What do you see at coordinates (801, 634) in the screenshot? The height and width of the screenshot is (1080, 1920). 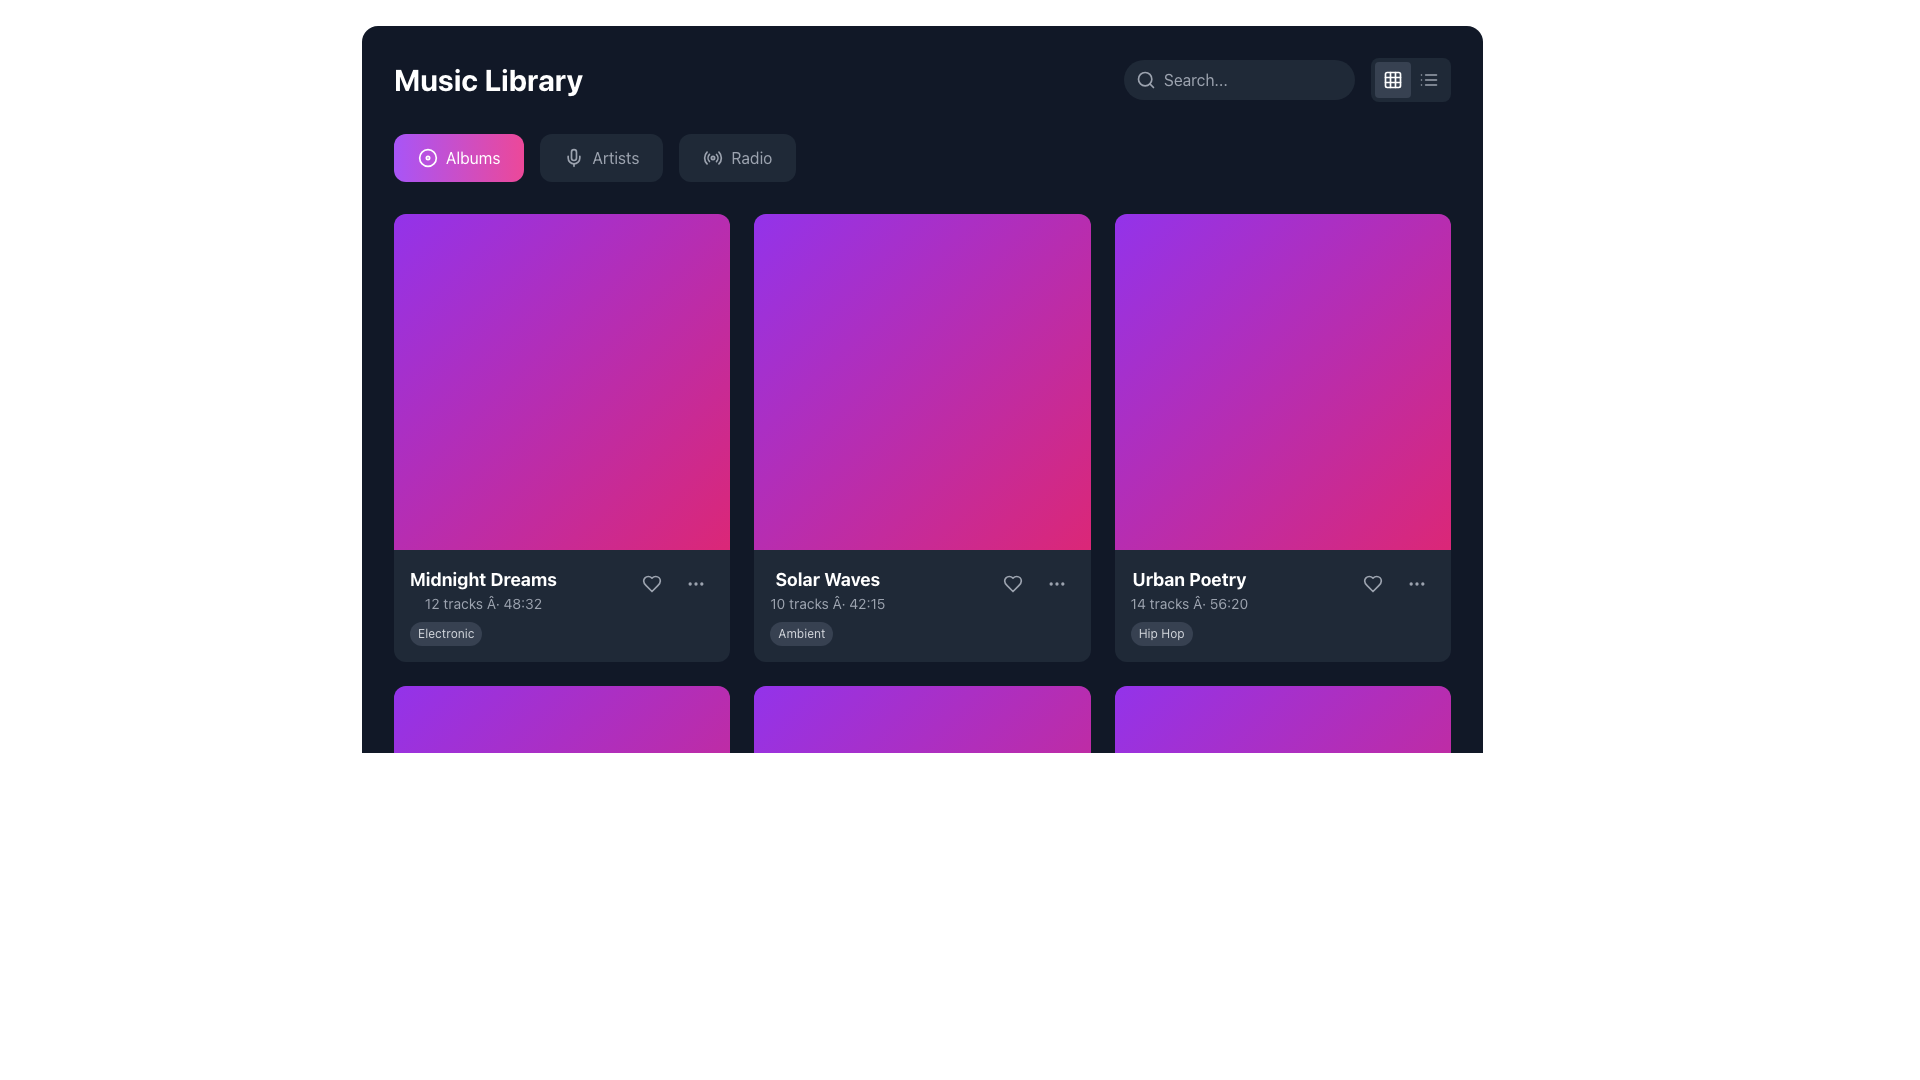 I see `the tag label with gray text 'Ambient' on a dark gray background, located in the lower section of the 'Solar Waves' card` at bounding box center [801, 634].